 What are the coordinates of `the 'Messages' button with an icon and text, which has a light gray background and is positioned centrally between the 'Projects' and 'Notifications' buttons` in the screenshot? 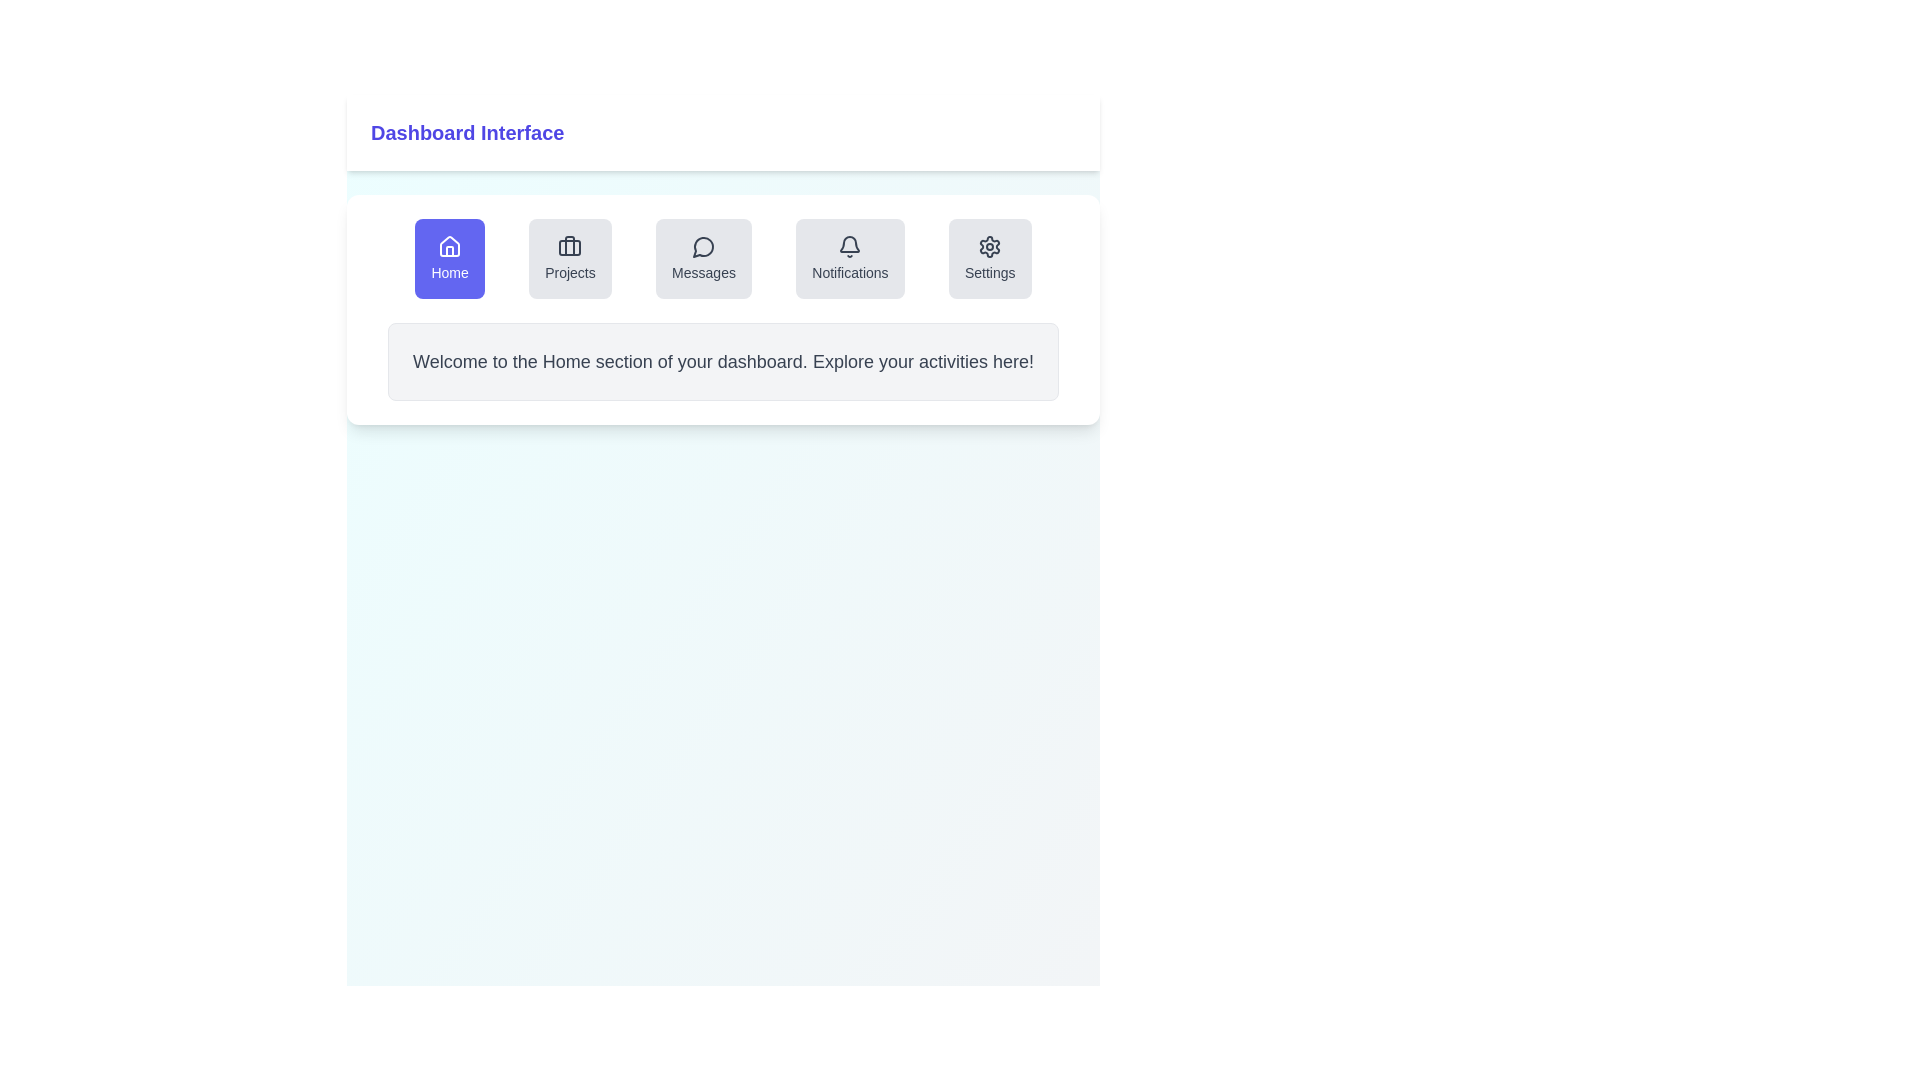 It's located at (704, 257).